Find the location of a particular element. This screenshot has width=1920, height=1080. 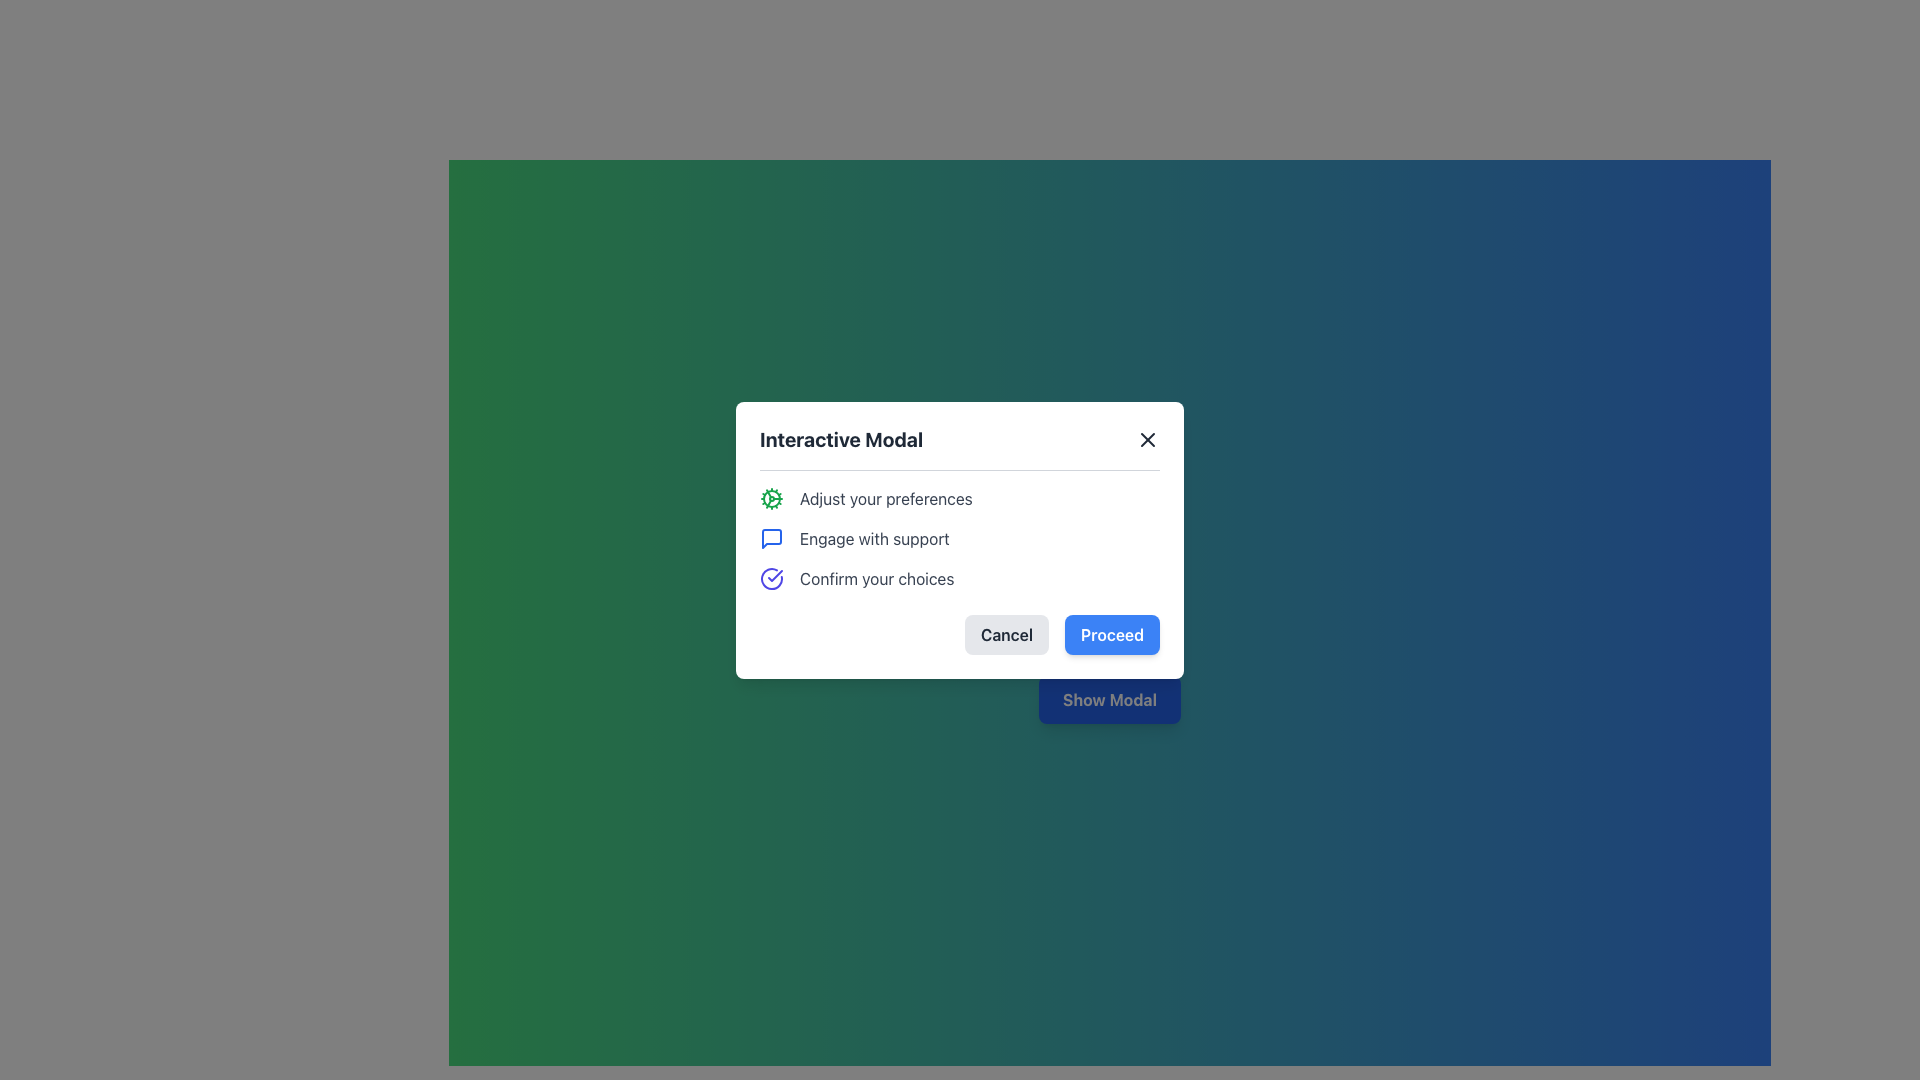

decorative checkmark icon used to symbolize the action 'Confirm your choices' in the modal interface, located to the left of the text is located at coordinates (774, 575).